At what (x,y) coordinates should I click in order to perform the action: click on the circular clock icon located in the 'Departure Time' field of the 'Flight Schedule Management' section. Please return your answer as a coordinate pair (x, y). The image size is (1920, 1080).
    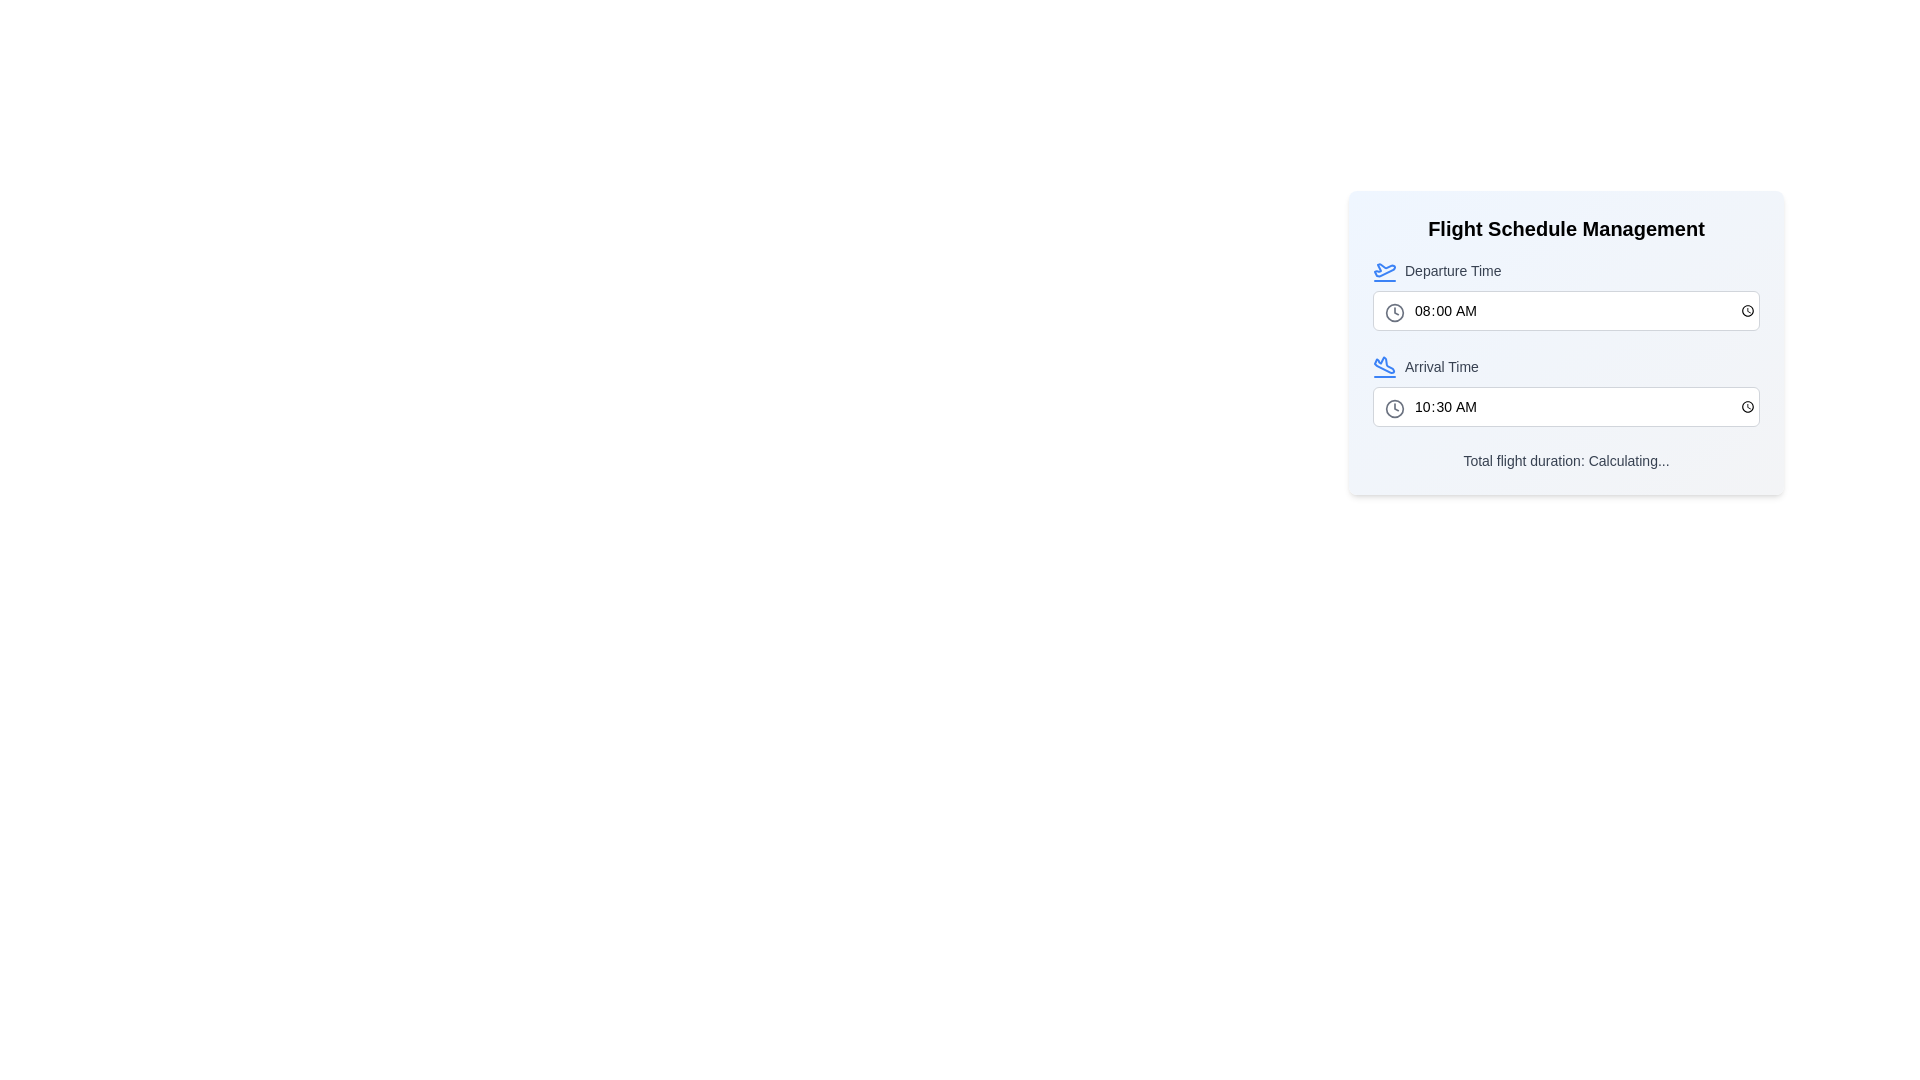
    Looking at the image, I should click on (1394, 312).